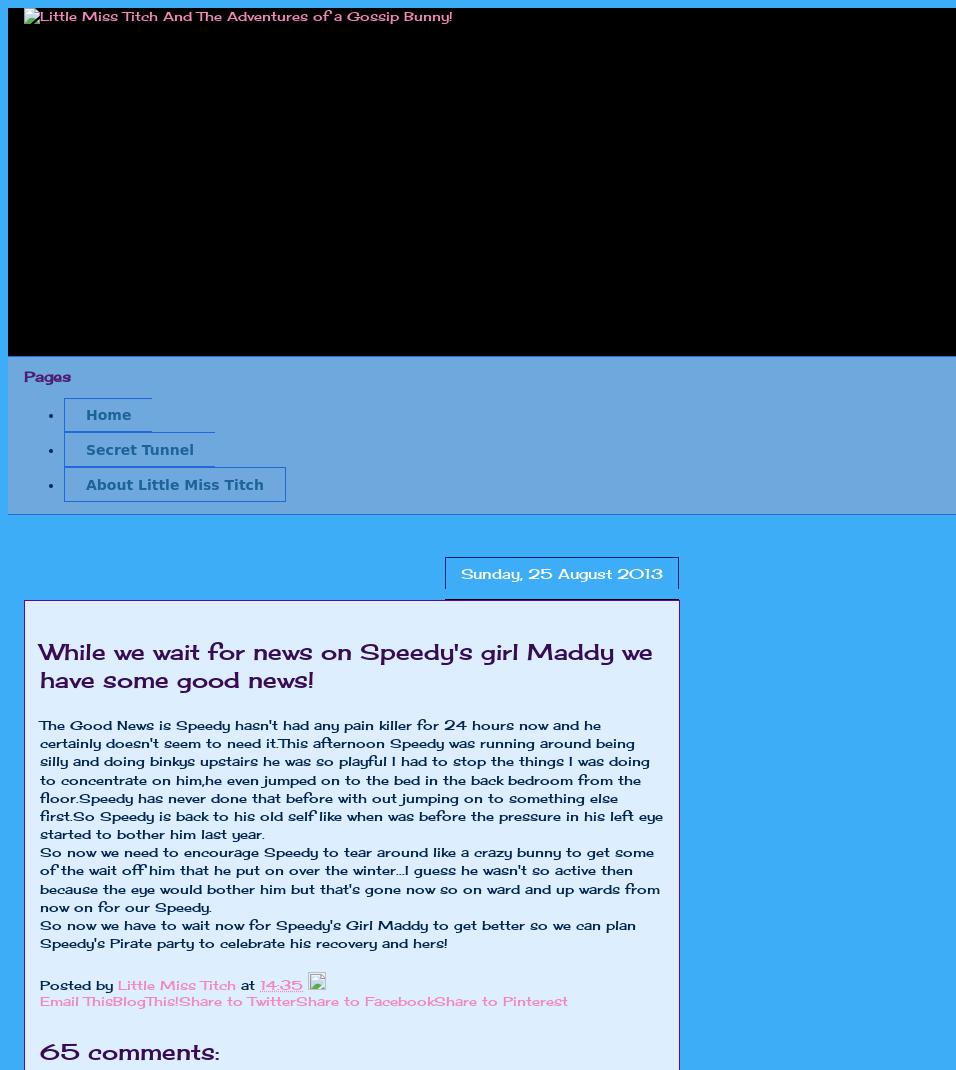 This screenshot has height=1070, width=956. Describe the element at coordinates (129, 1051) in the screenshot. I see `'65 comments:'` at that location.